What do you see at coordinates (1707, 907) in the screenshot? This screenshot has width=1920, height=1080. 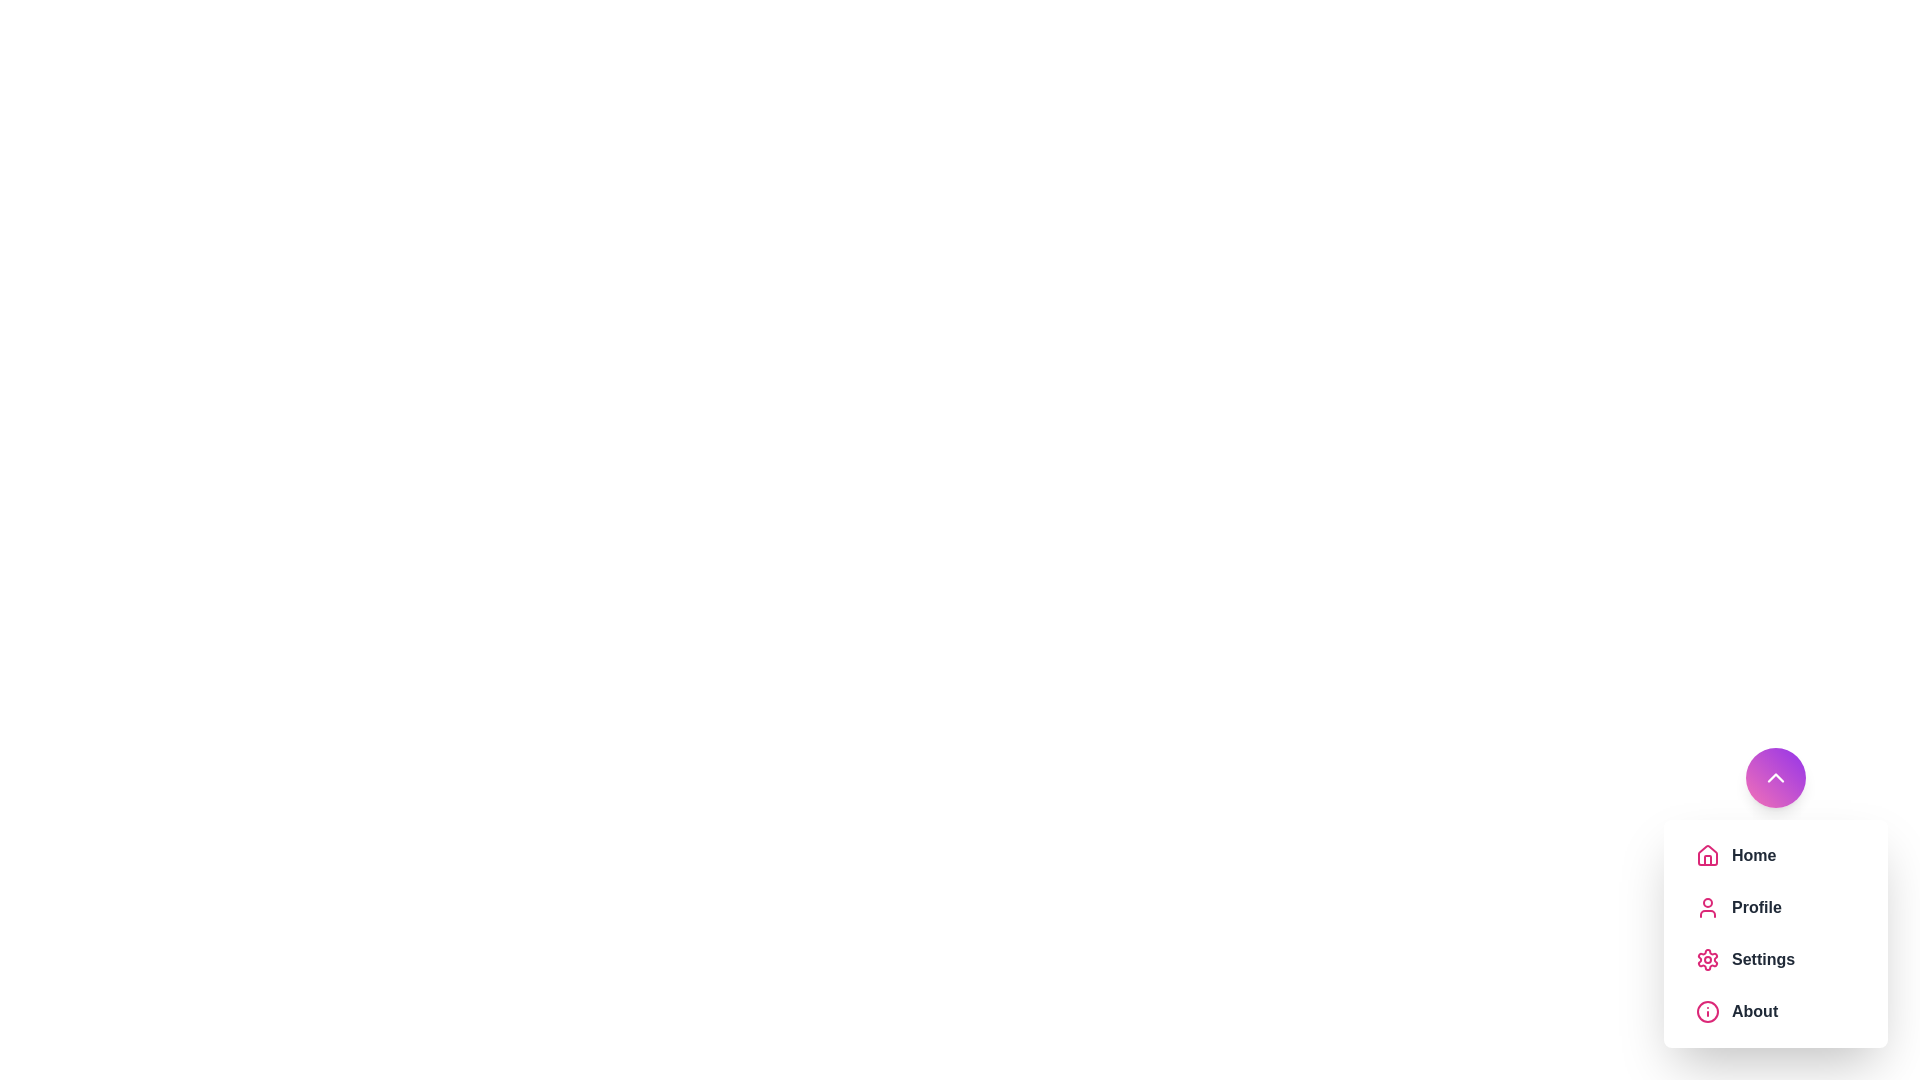 I see `the menu item icon corresponding to Profile` at bounding box center [1707, 907].